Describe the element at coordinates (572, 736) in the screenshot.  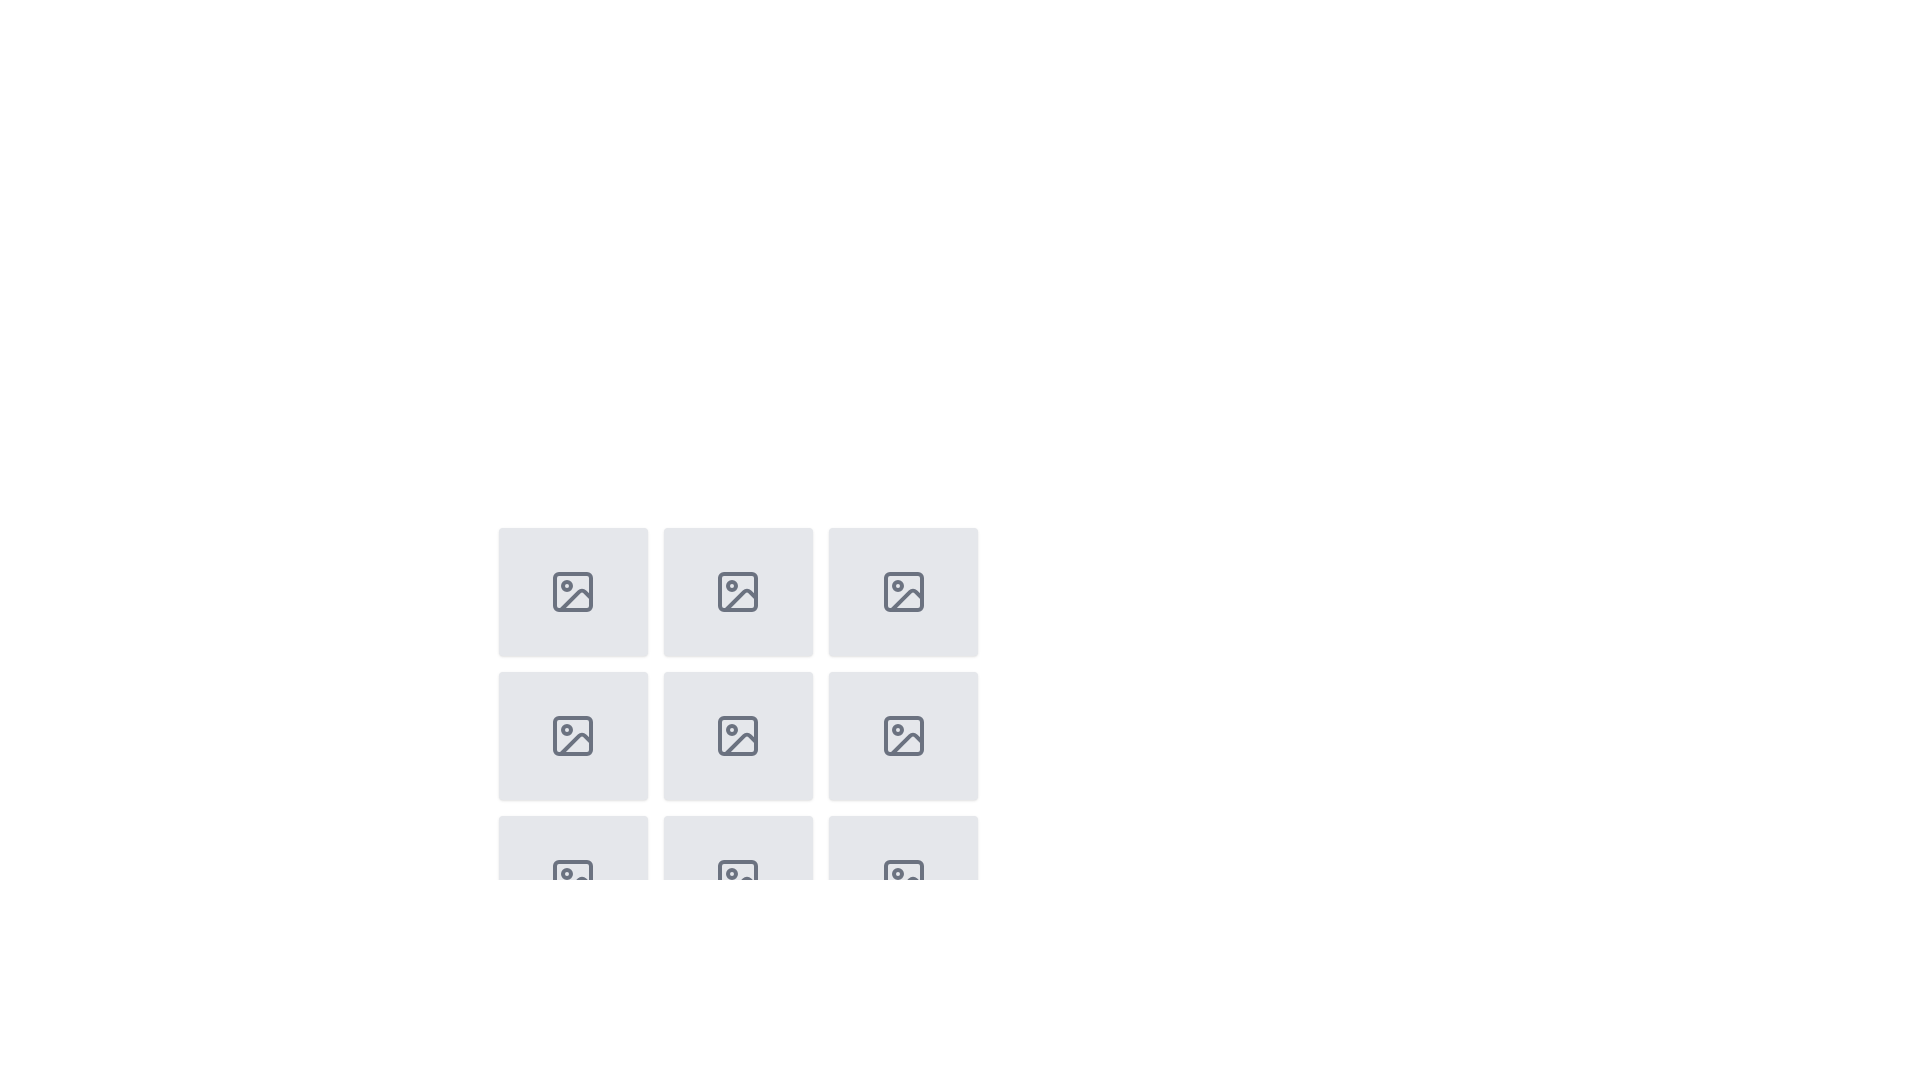
I see `the Placeholder box located in the second slot of the second row of a 3x3 grid layout` at that location.